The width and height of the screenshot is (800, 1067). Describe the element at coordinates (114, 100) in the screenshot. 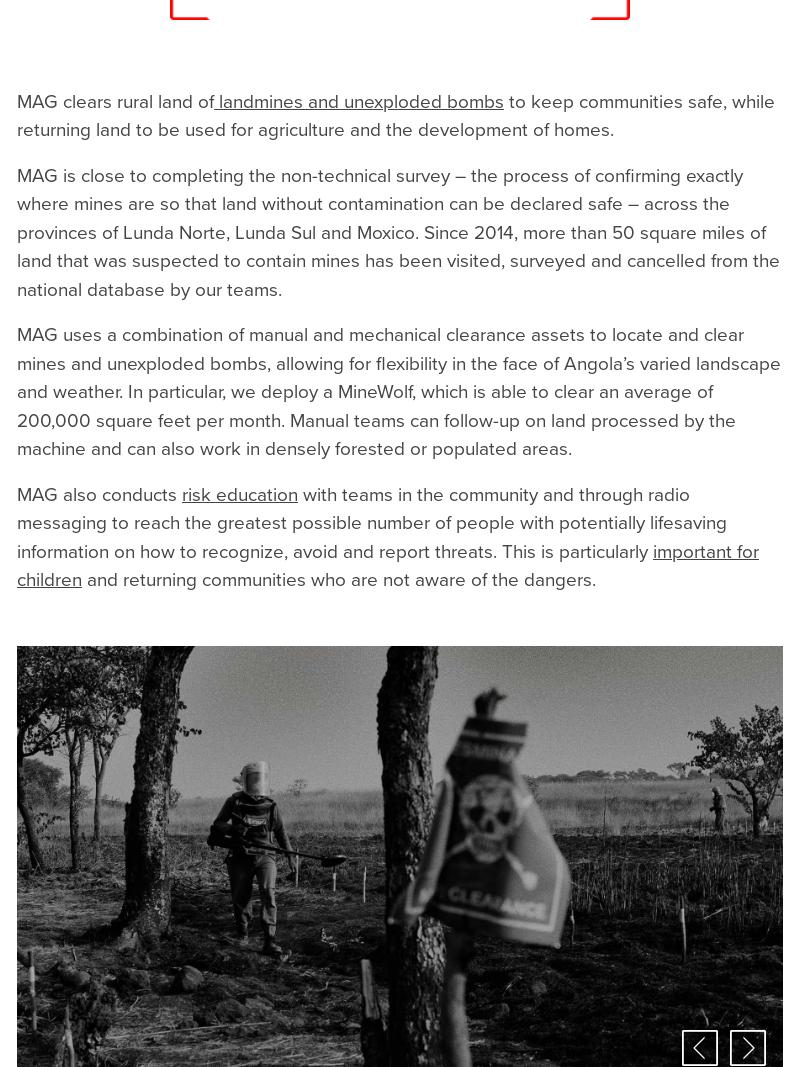

I see `'MAG clears rural land of'` at that location.